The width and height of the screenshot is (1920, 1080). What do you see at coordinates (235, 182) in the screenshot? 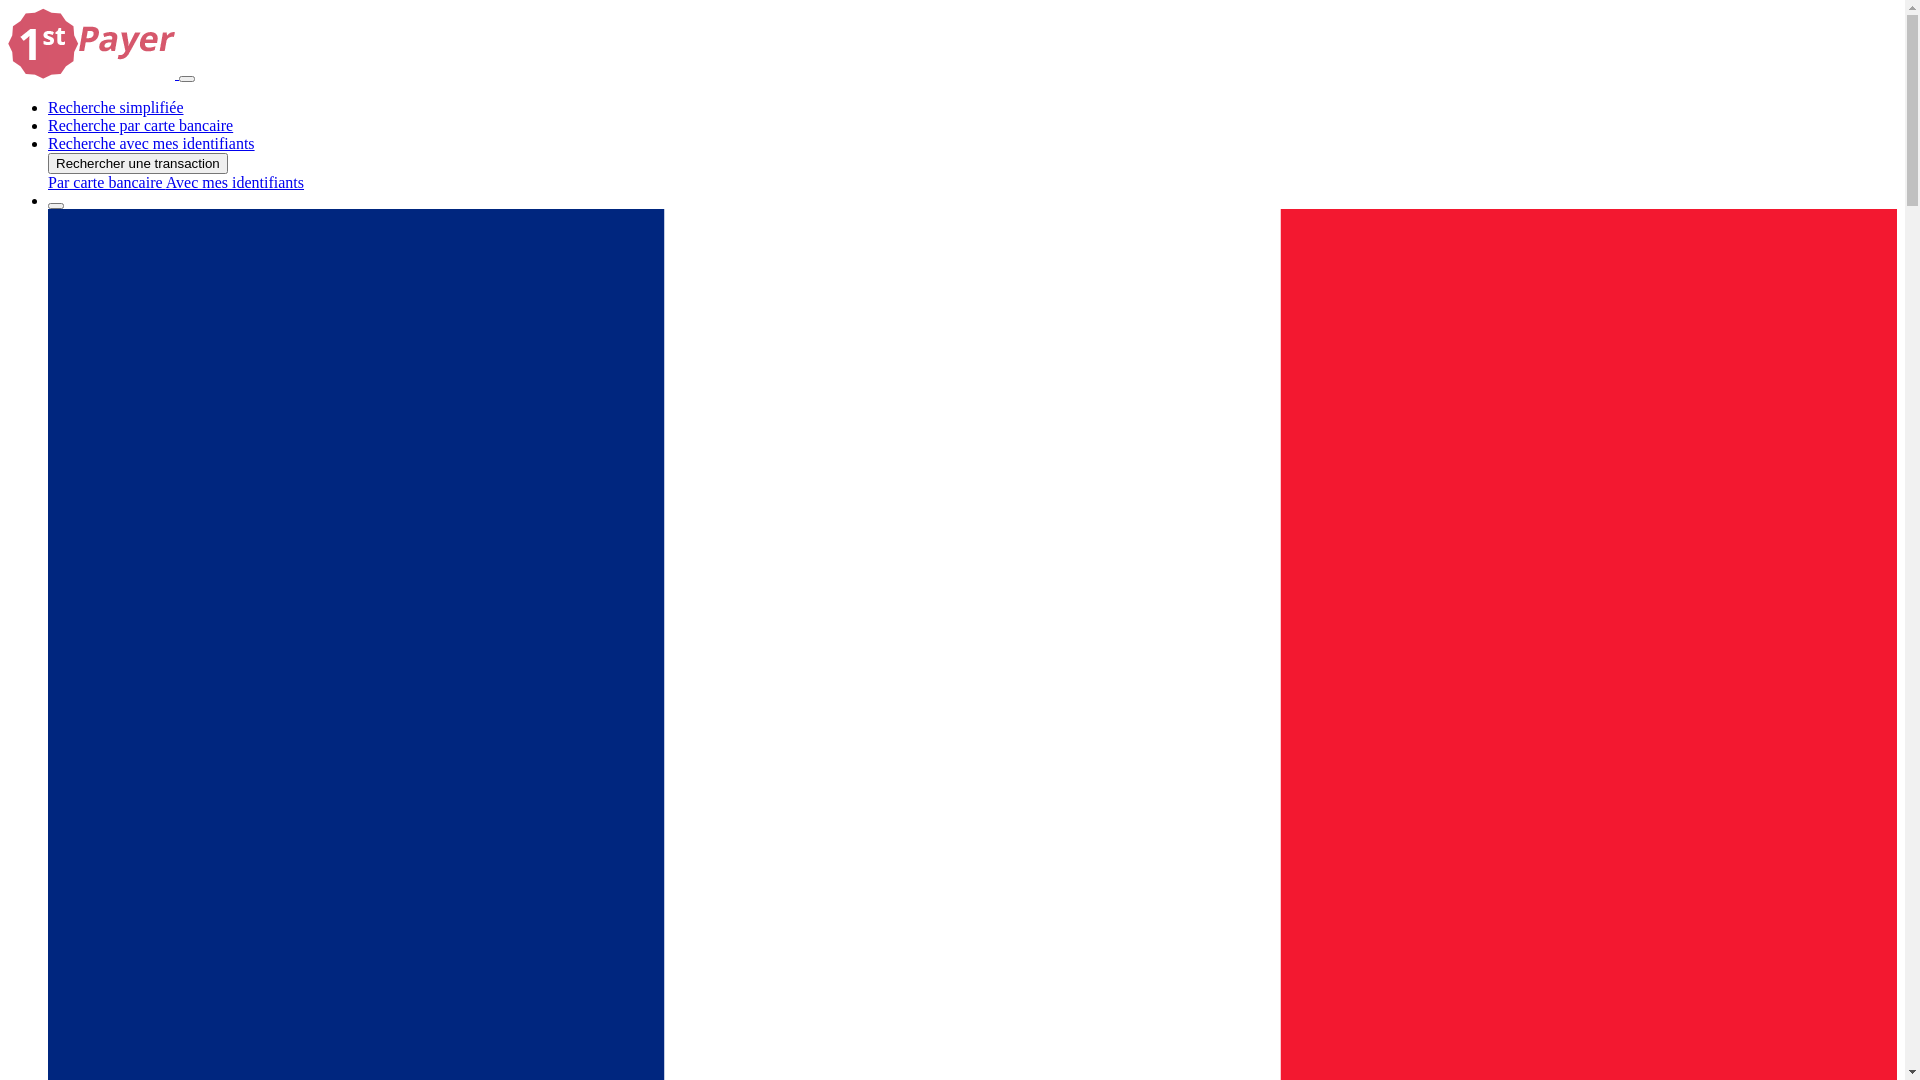
I see `'Avec mes identifiants'` at bounding box center [235, 182].